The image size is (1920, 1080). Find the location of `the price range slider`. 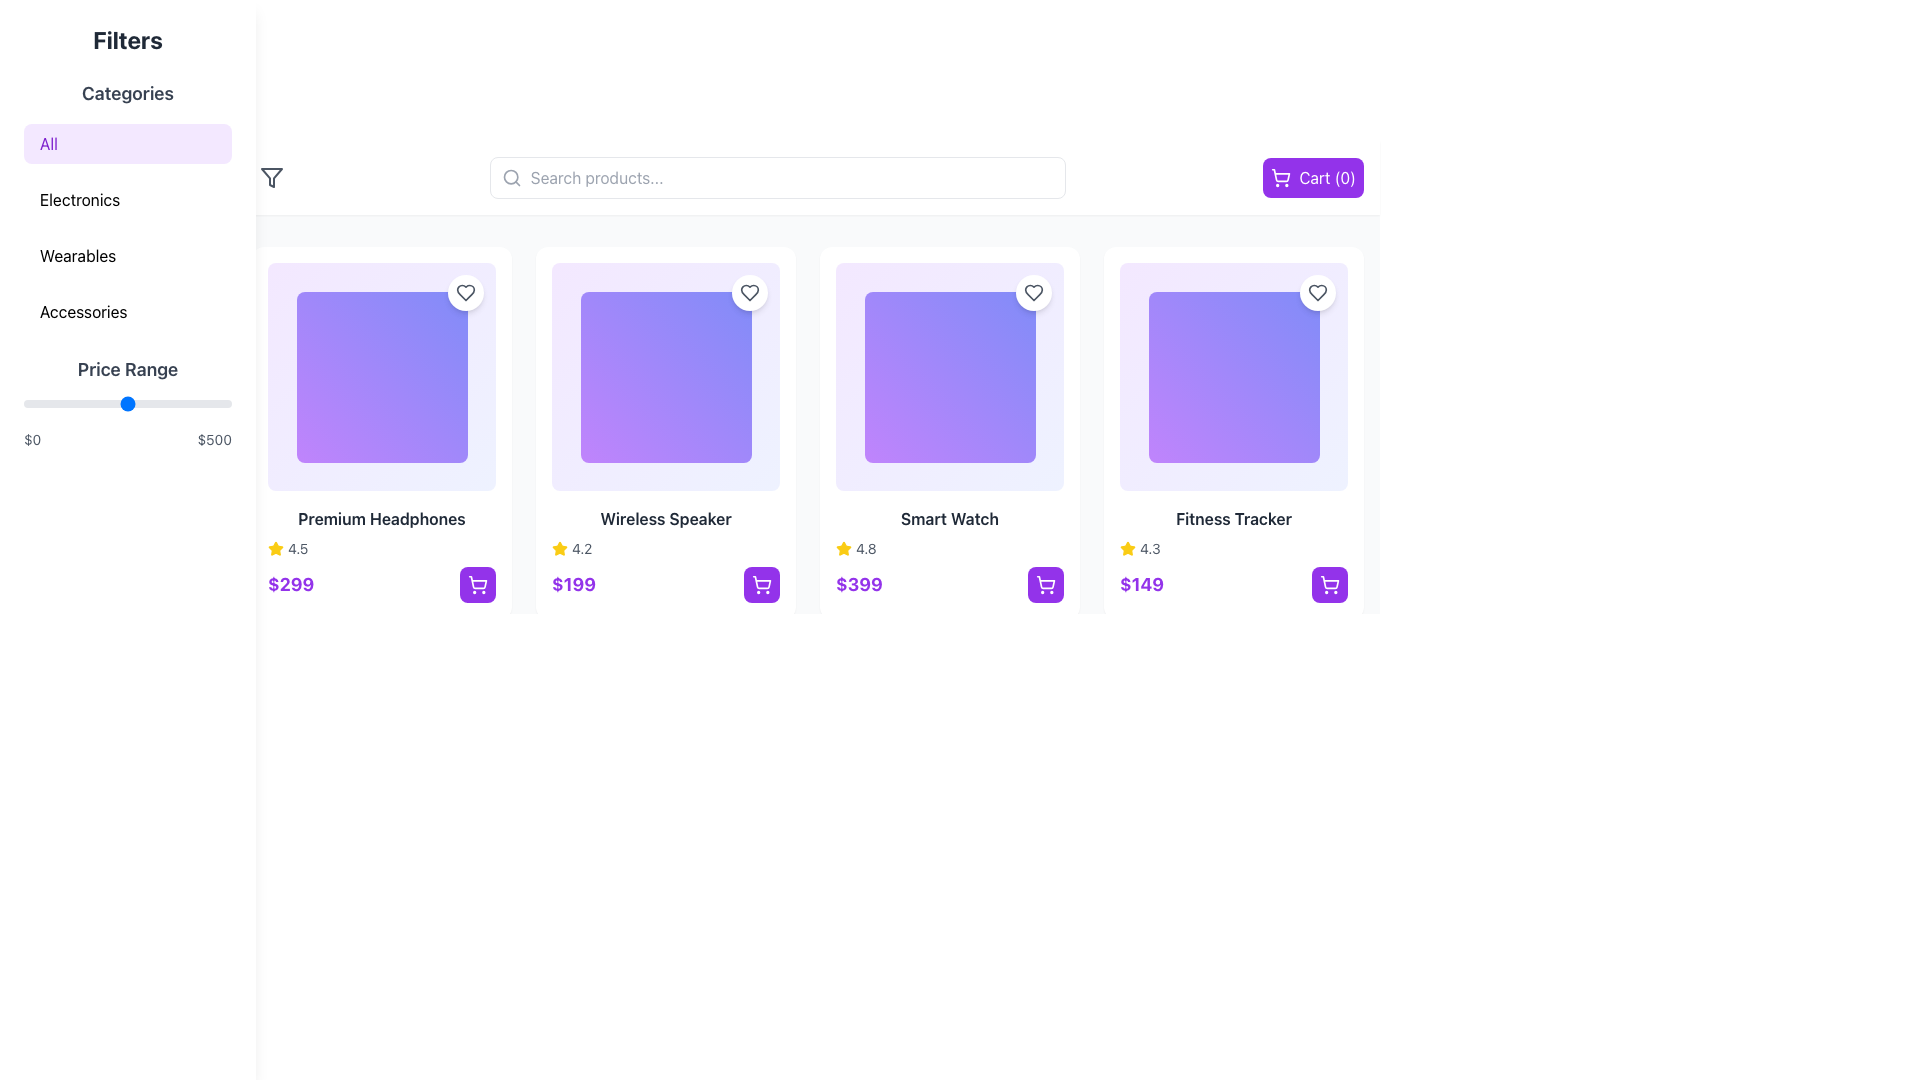

the price range slider is located at coordinates (65, 404).